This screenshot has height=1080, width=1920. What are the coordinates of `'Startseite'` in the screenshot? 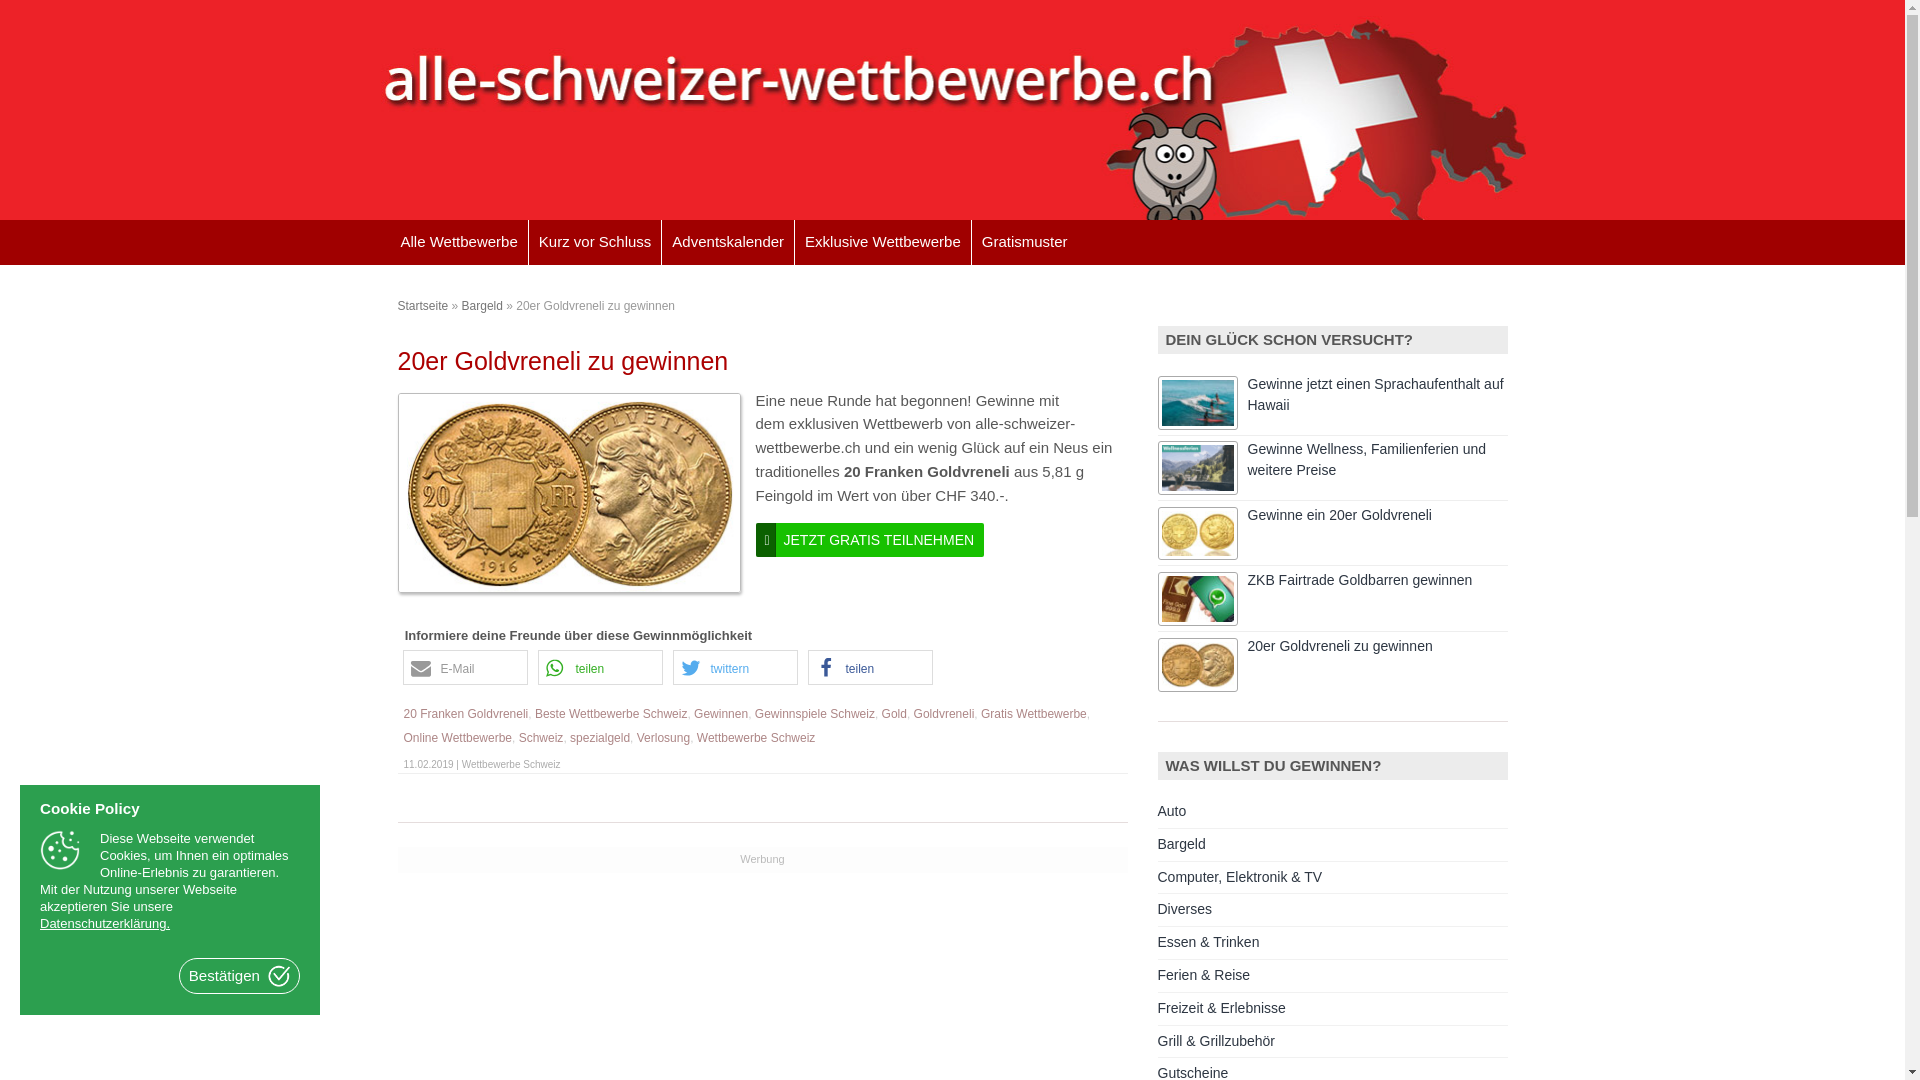 It's located at (422, 305).